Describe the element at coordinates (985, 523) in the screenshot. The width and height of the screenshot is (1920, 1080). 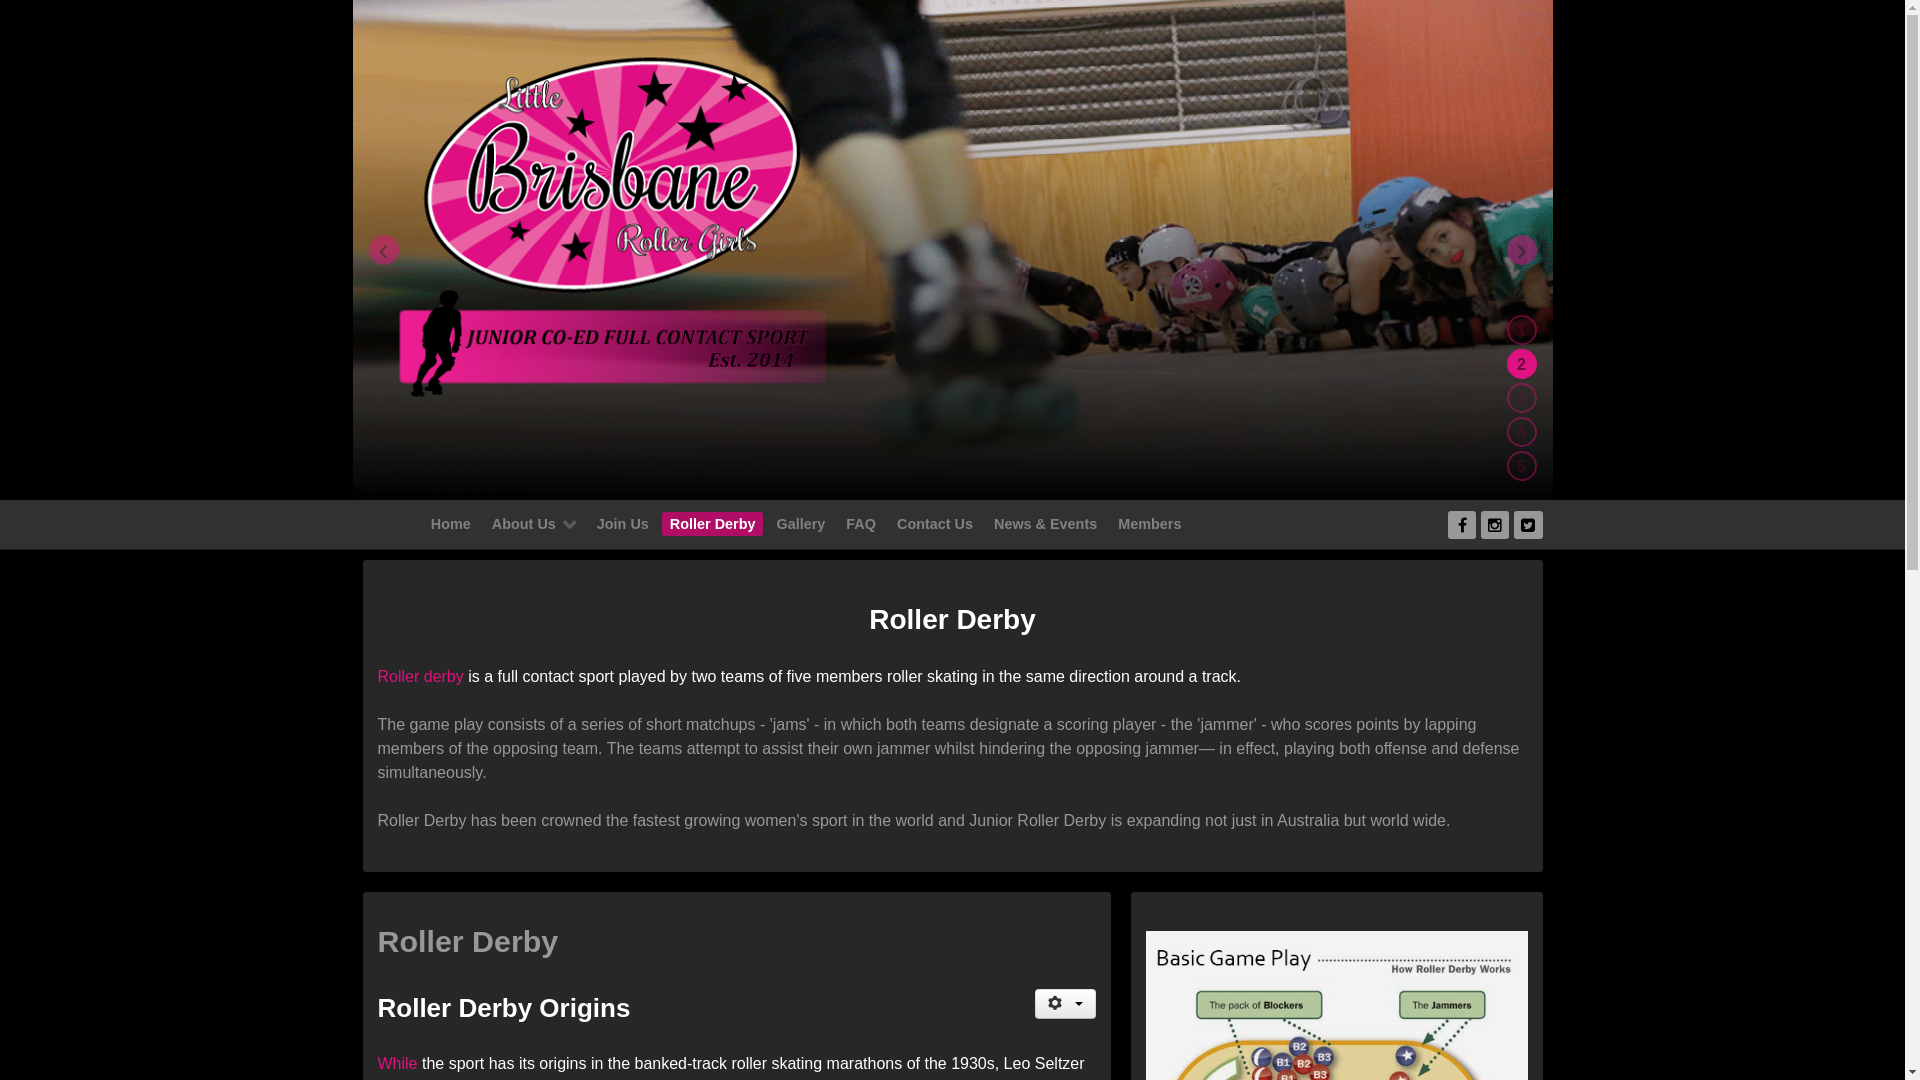
I see `'News & Events'` at that location.